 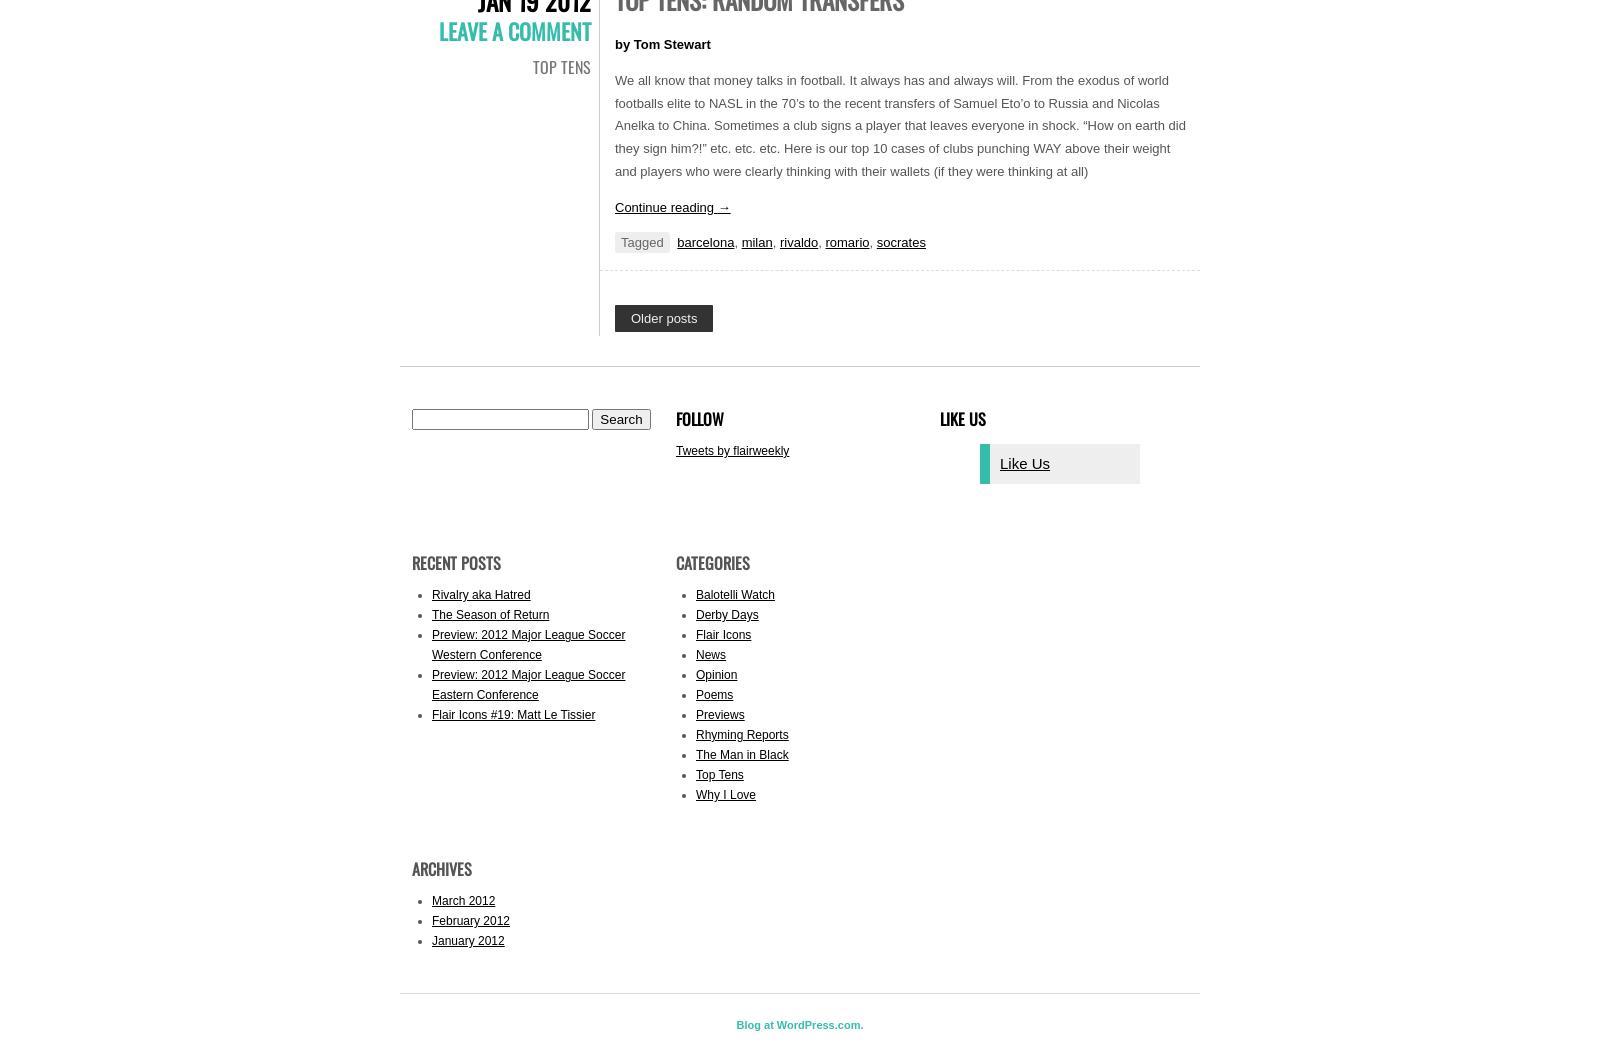 I want to click on 'barcelona', so click(x=705, y=242).